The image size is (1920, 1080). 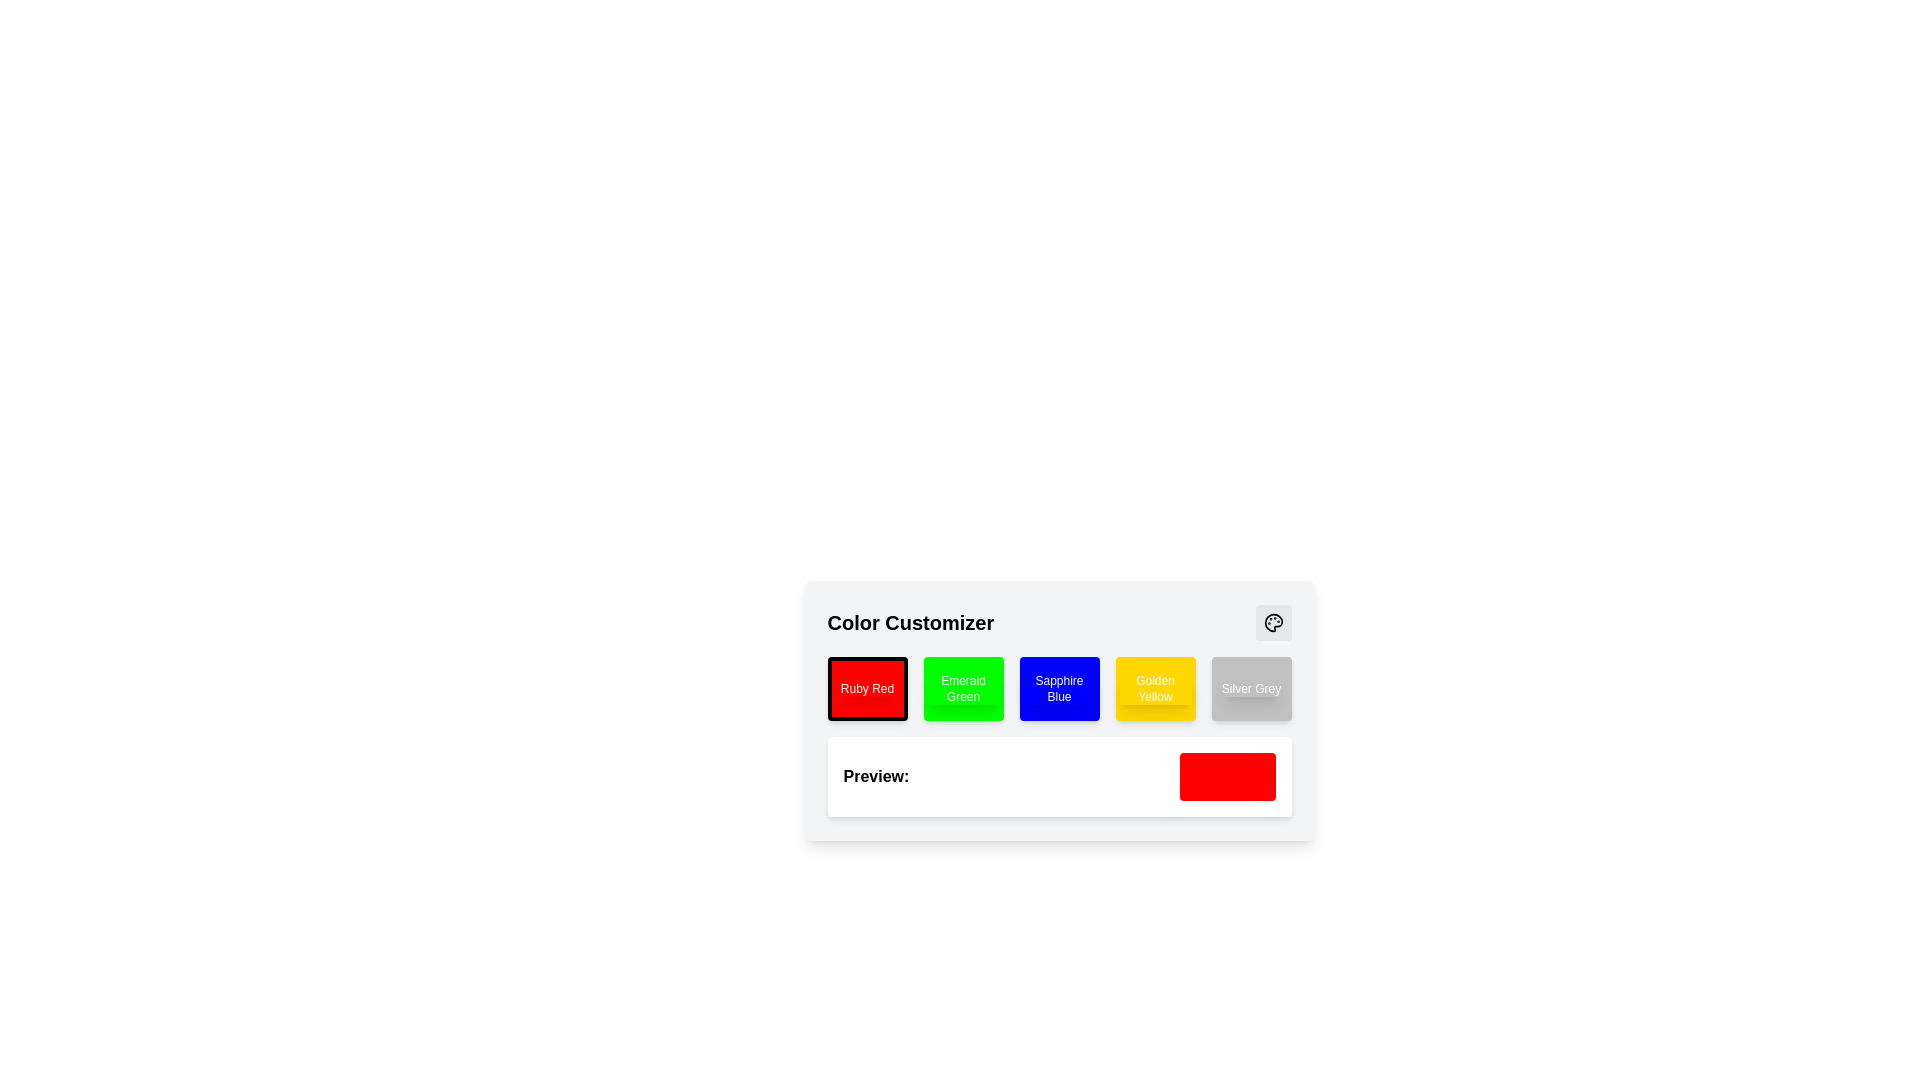 I want to click on the Sapphire Blue color option button in the Color Customizer interface, so click(x=1058, y=688).